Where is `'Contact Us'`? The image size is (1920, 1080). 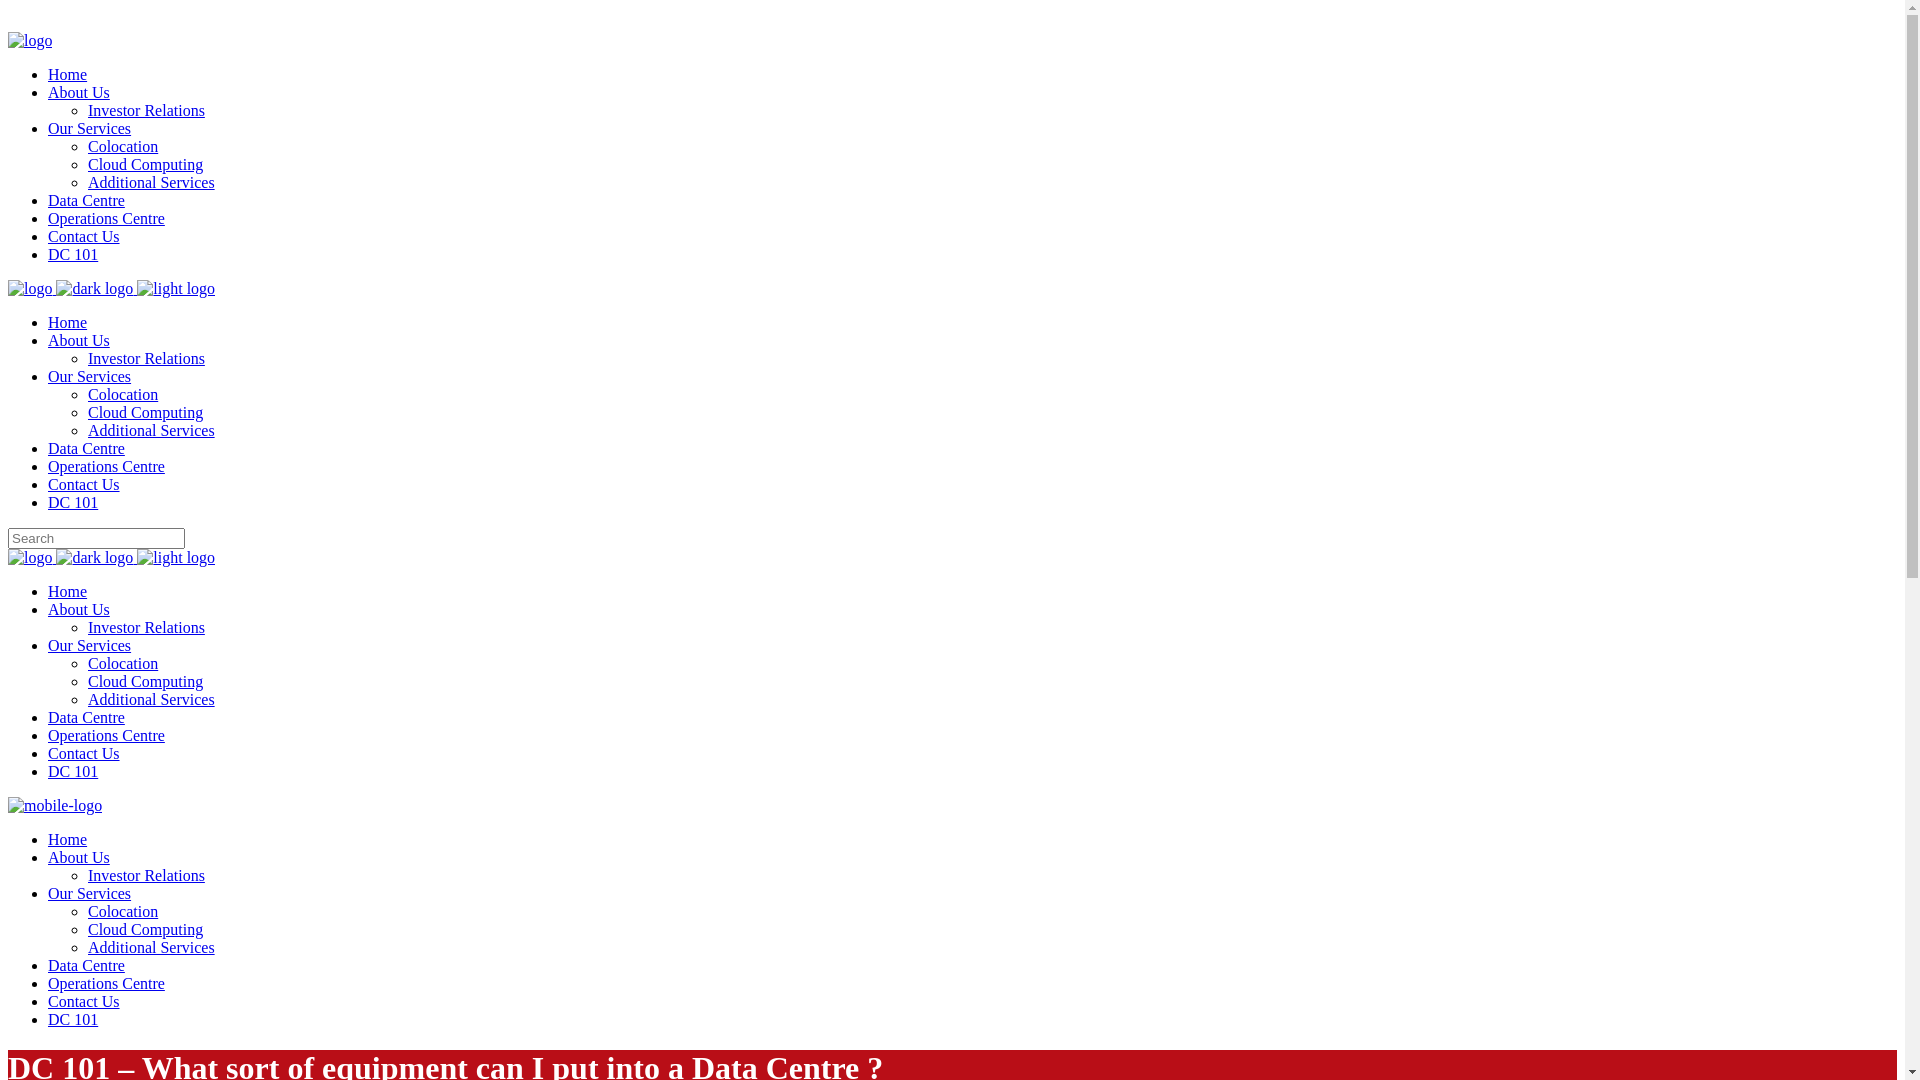 'Contact Us' is located at coordinates (82, 235).